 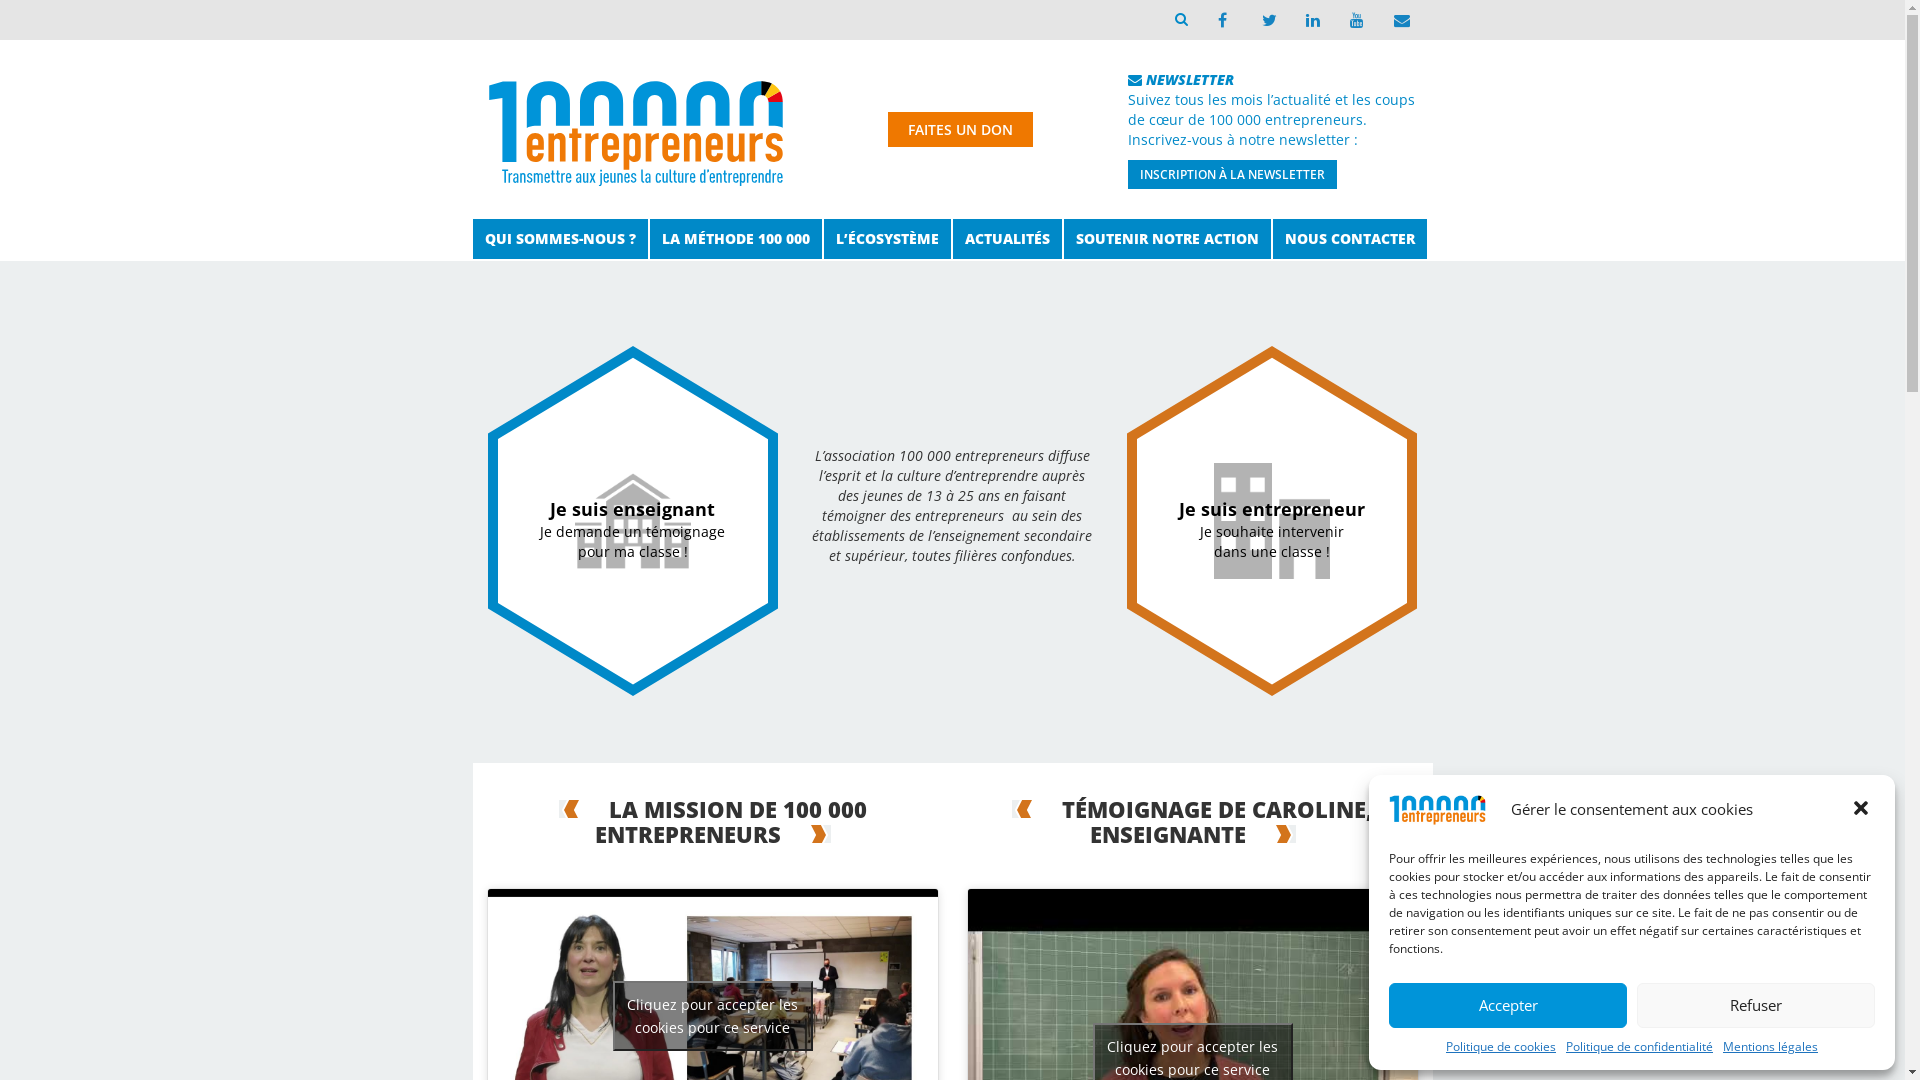 What do you see at coordinates (1396, 19) in the screenshot?
I see `'Mail'` at bounding box center [1396, 19].